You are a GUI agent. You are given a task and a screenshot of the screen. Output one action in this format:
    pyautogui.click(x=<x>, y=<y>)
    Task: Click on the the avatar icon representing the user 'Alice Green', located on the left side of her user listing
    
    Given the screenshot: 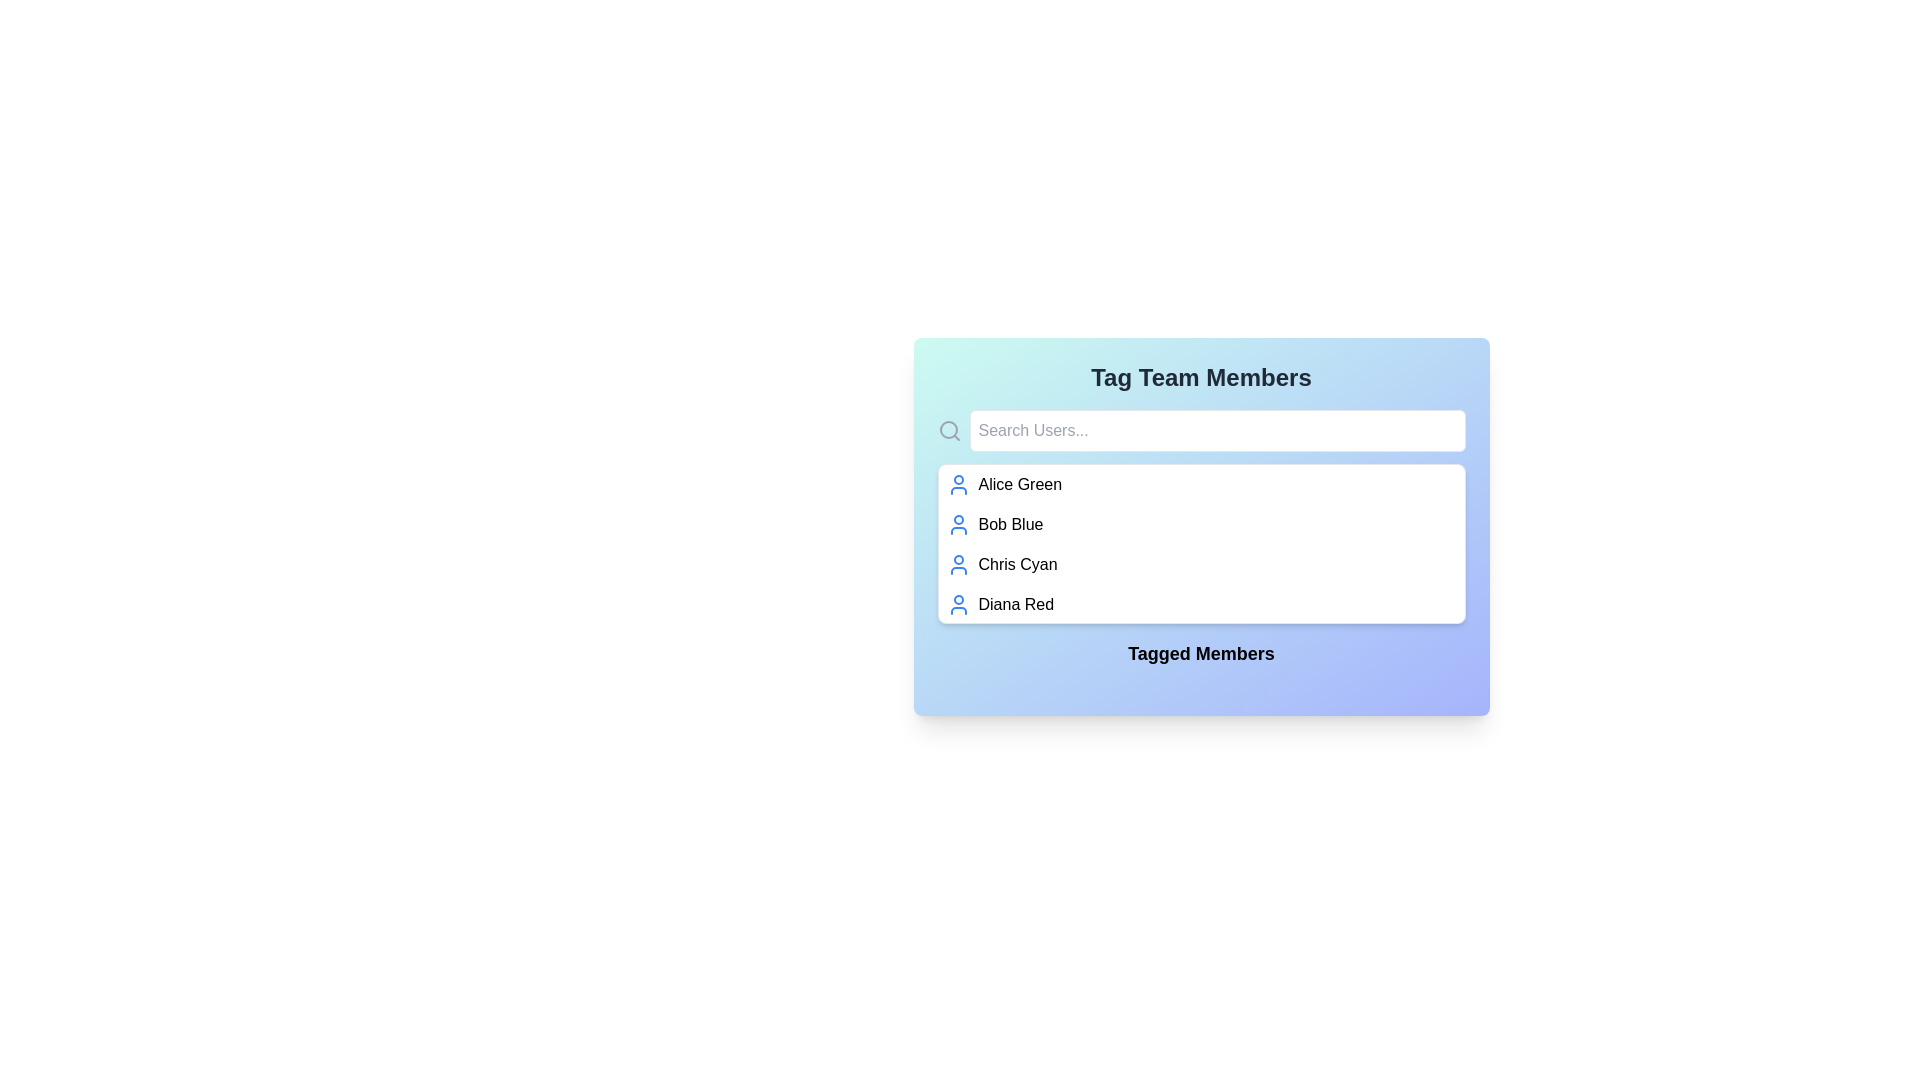 What is the action you would take?
    pyautogui.click(x=957, y=485)
    